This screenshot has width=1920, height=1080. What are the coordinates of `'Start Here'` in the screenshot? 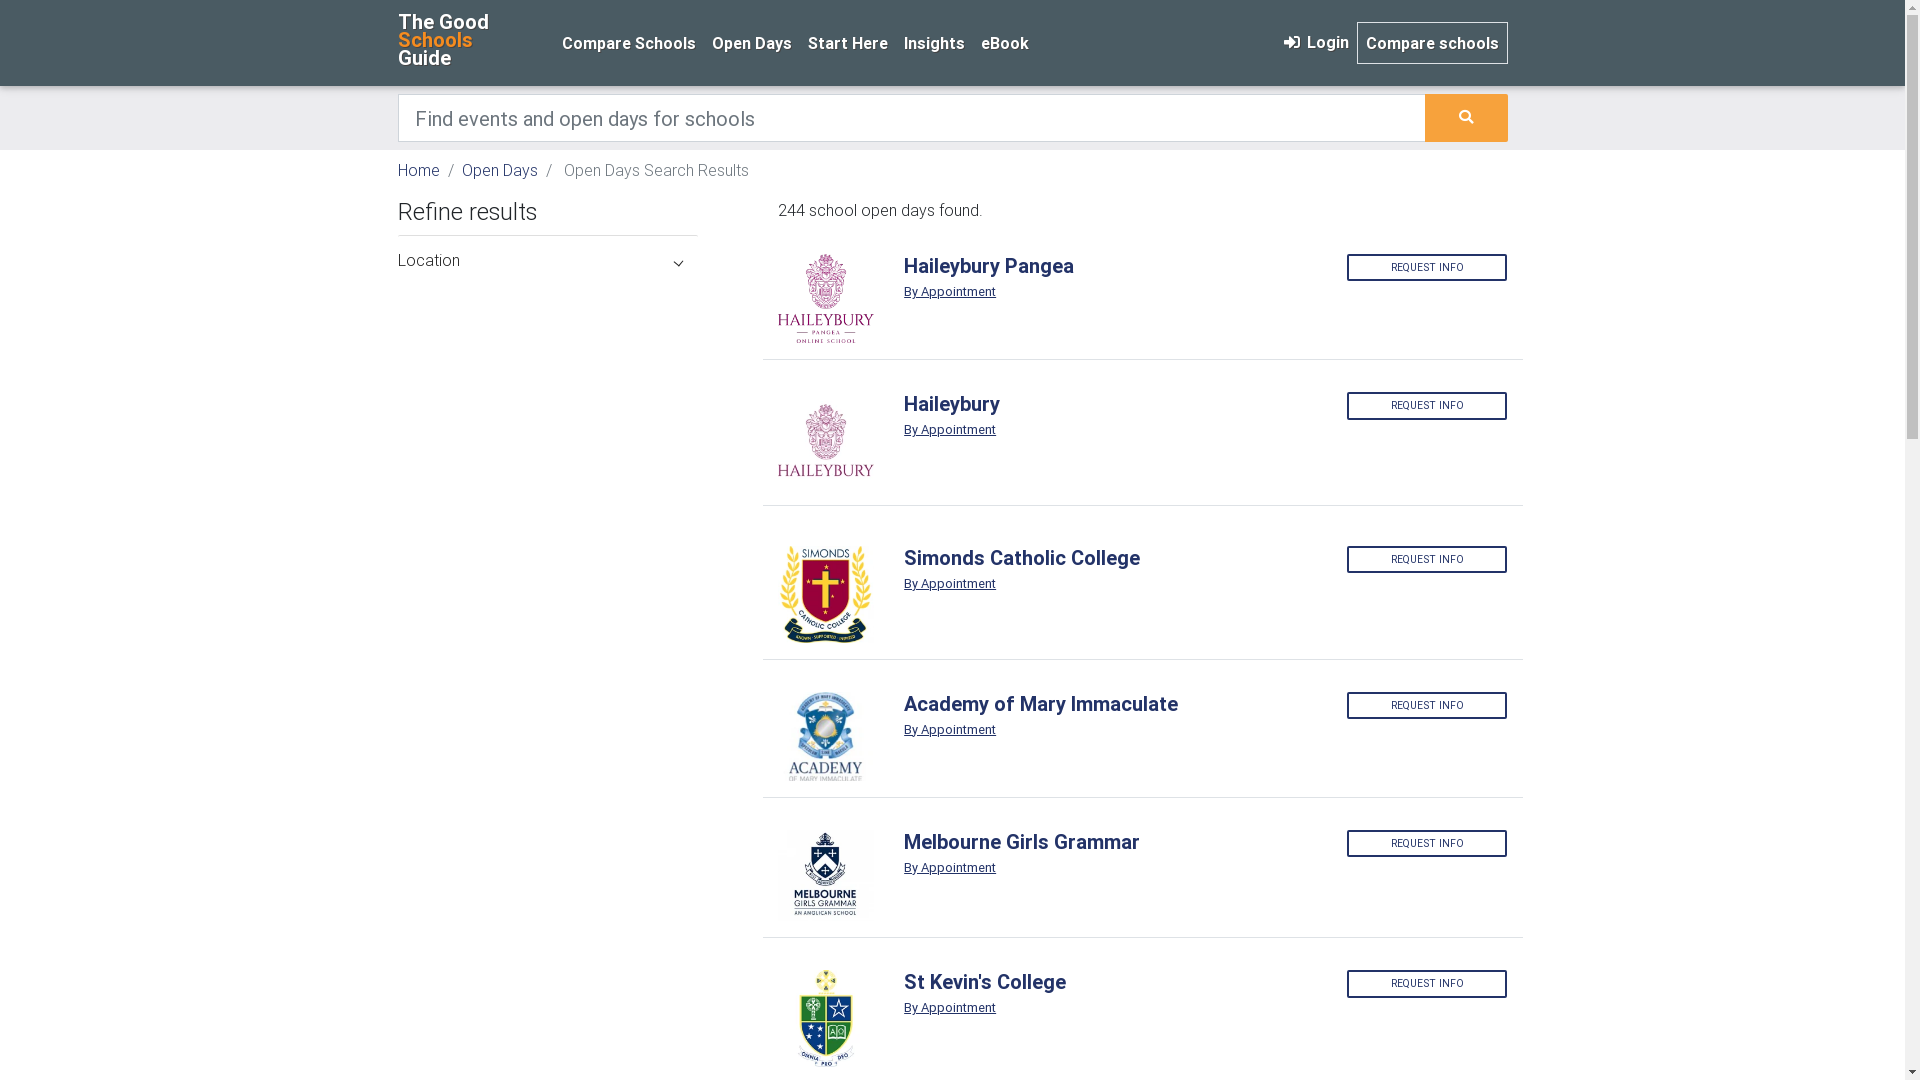 It's located at (848, 42).